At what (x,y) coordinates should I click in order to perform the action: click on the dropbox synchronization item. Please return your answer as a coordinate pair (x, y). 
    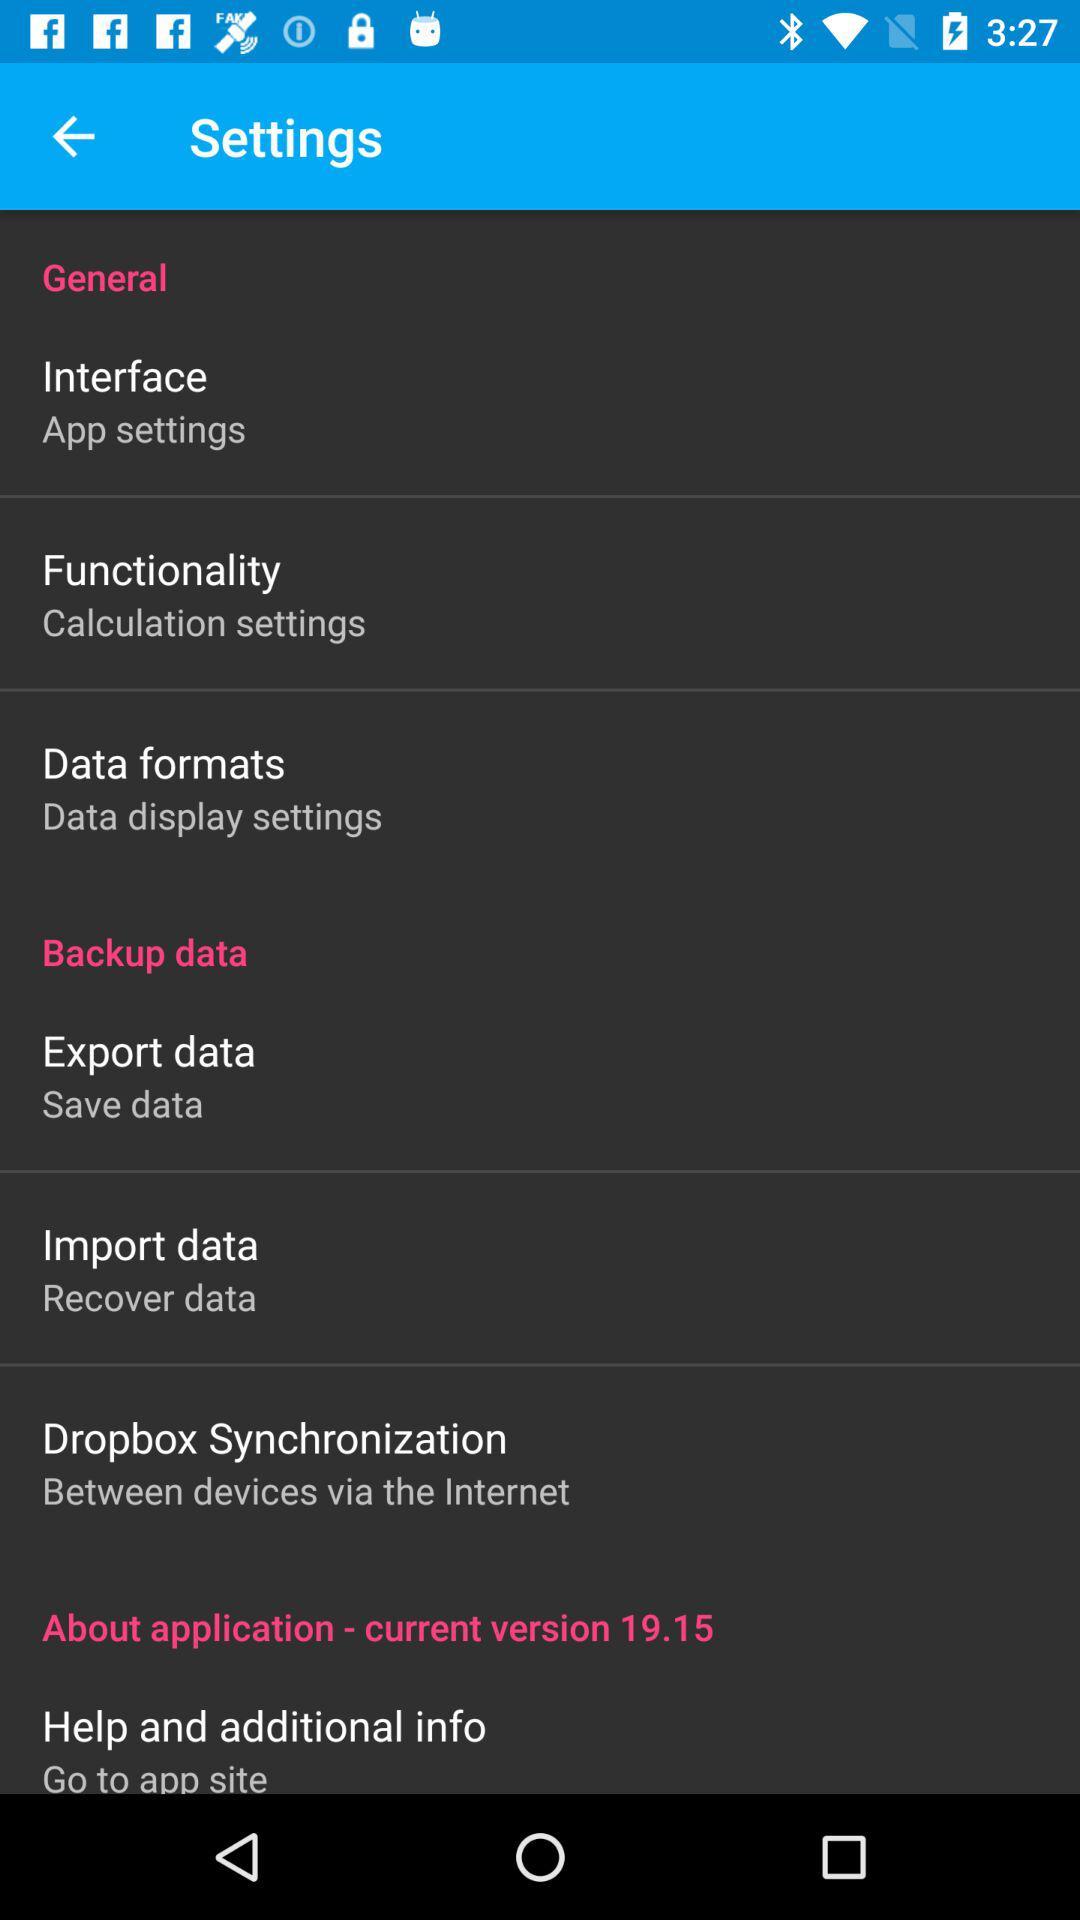
    Looking at the image, I should click on (274, 1435).